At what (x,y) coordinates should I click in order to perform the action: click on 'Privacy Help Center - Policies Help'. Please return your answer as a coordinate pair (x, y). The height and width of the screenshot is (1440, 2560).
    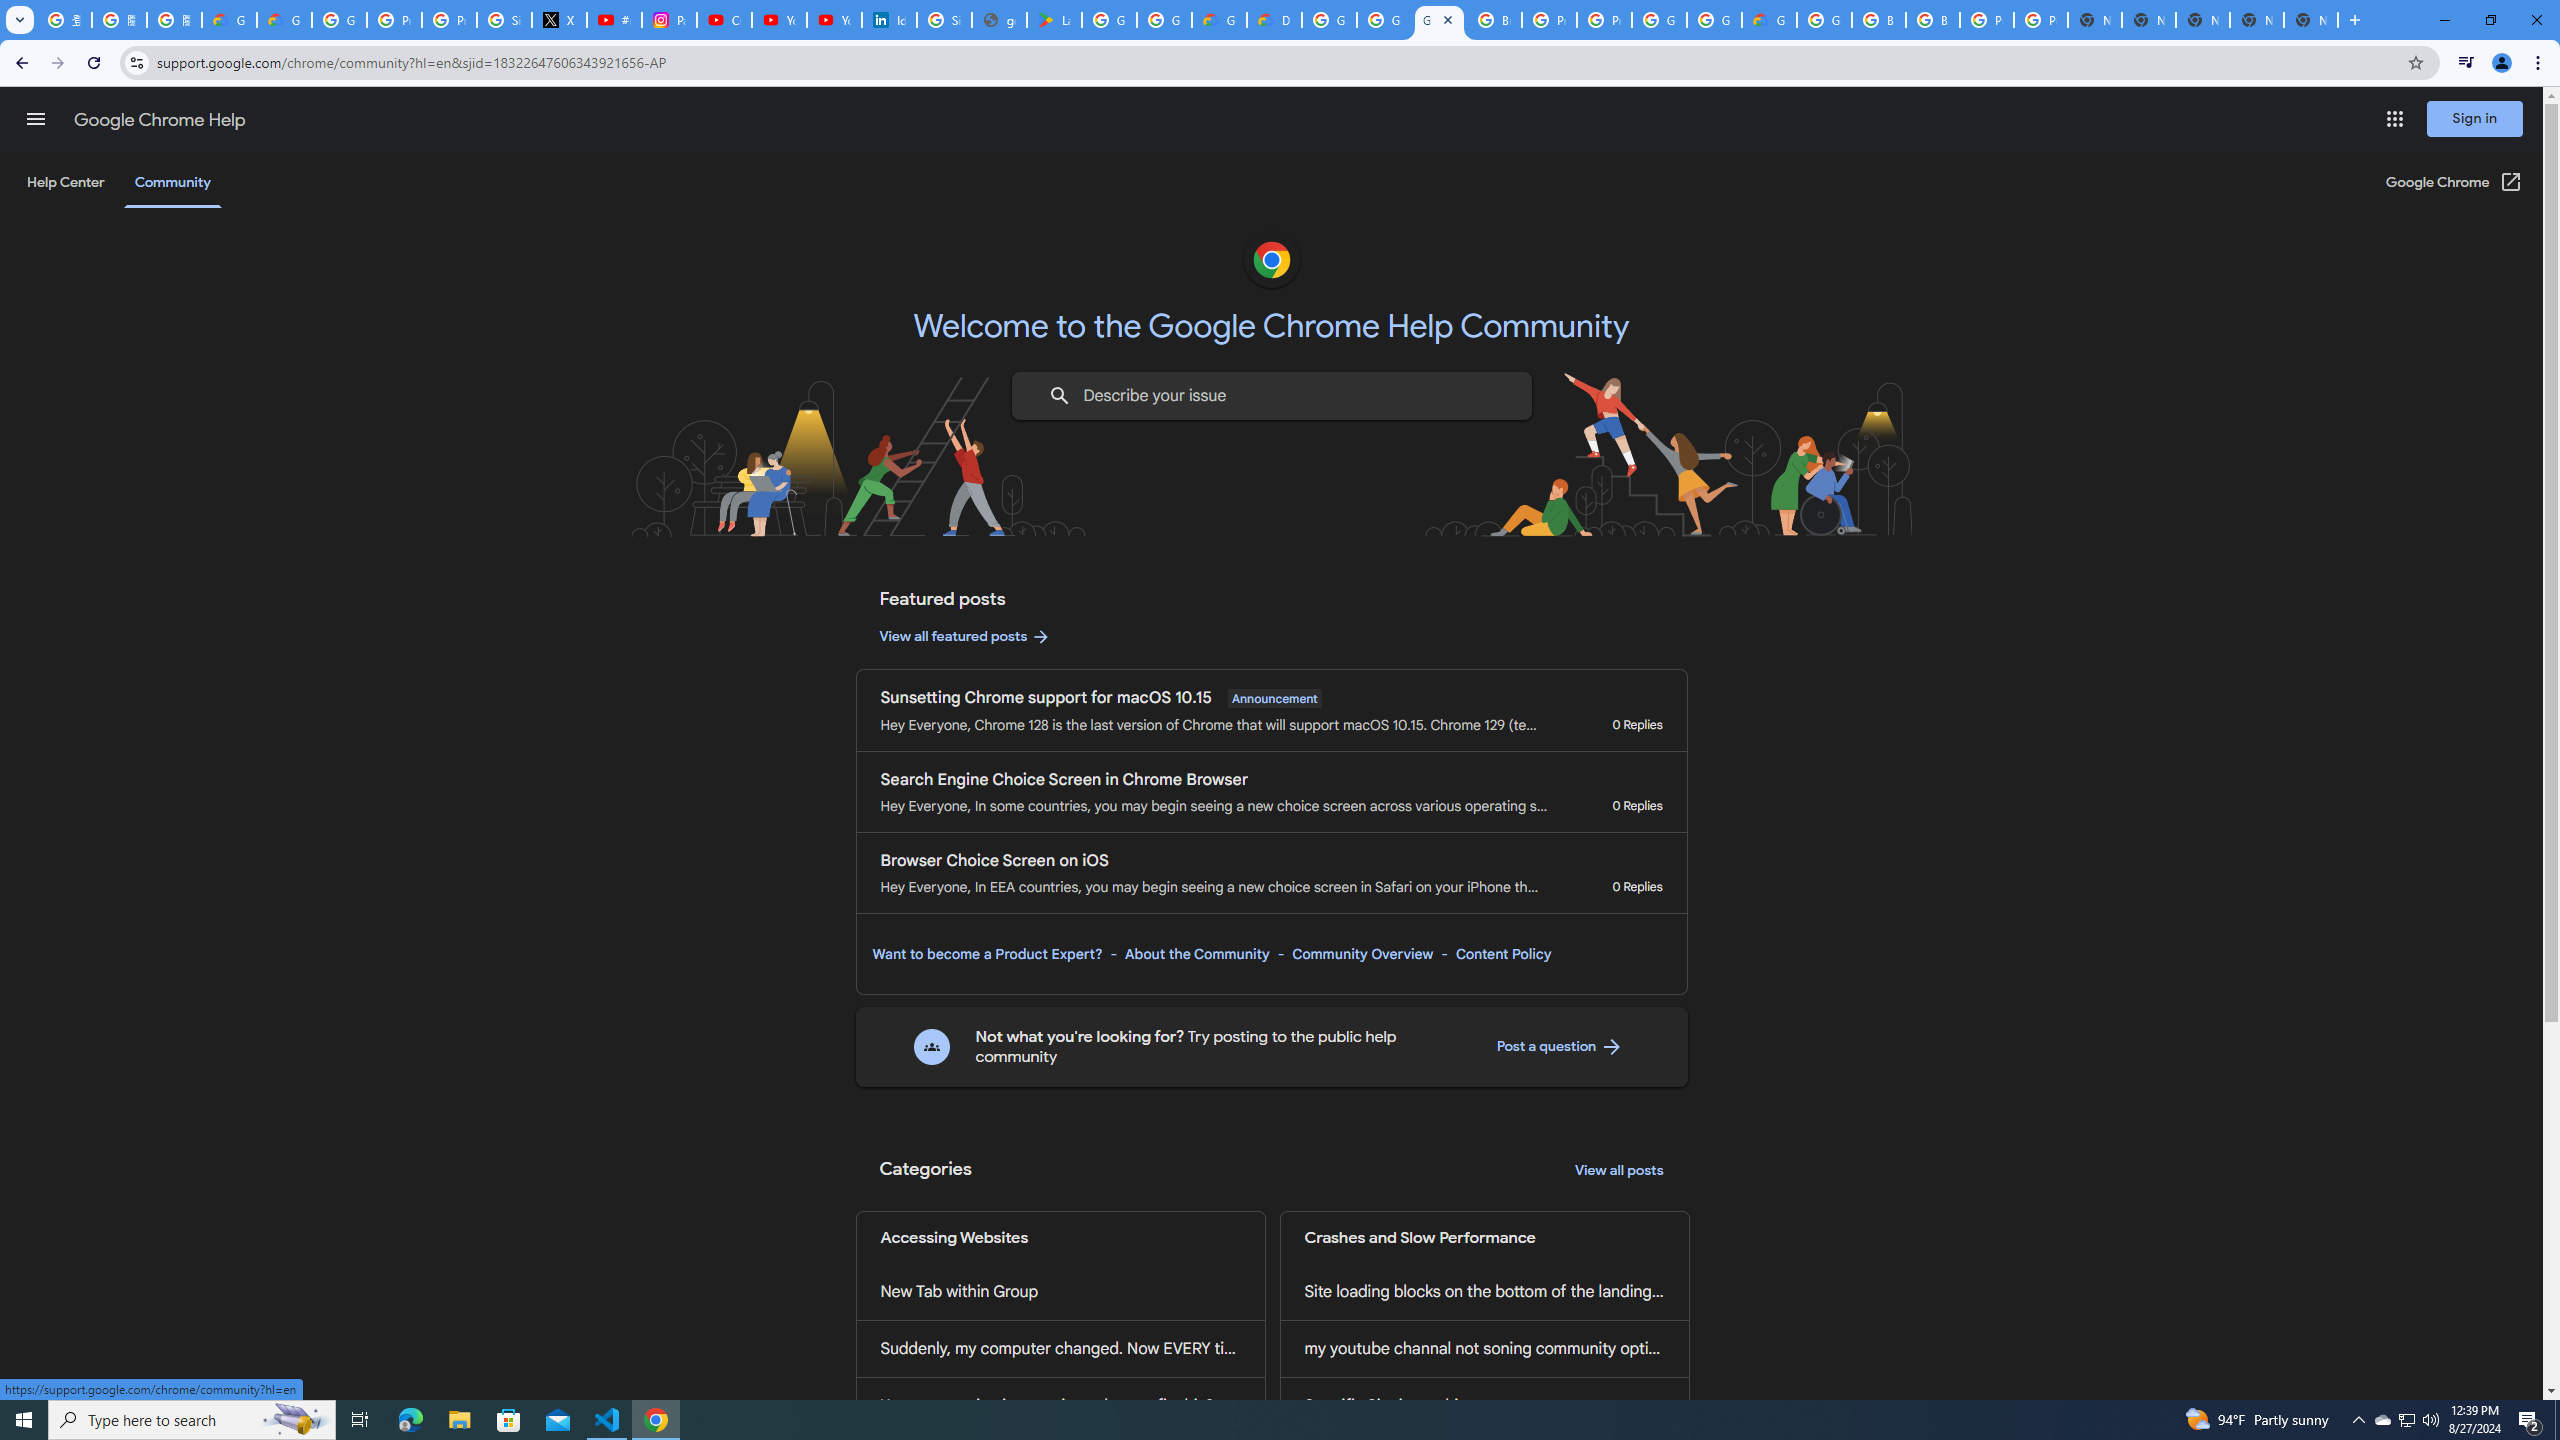
    Looking at the image, I should click on (448, 19).